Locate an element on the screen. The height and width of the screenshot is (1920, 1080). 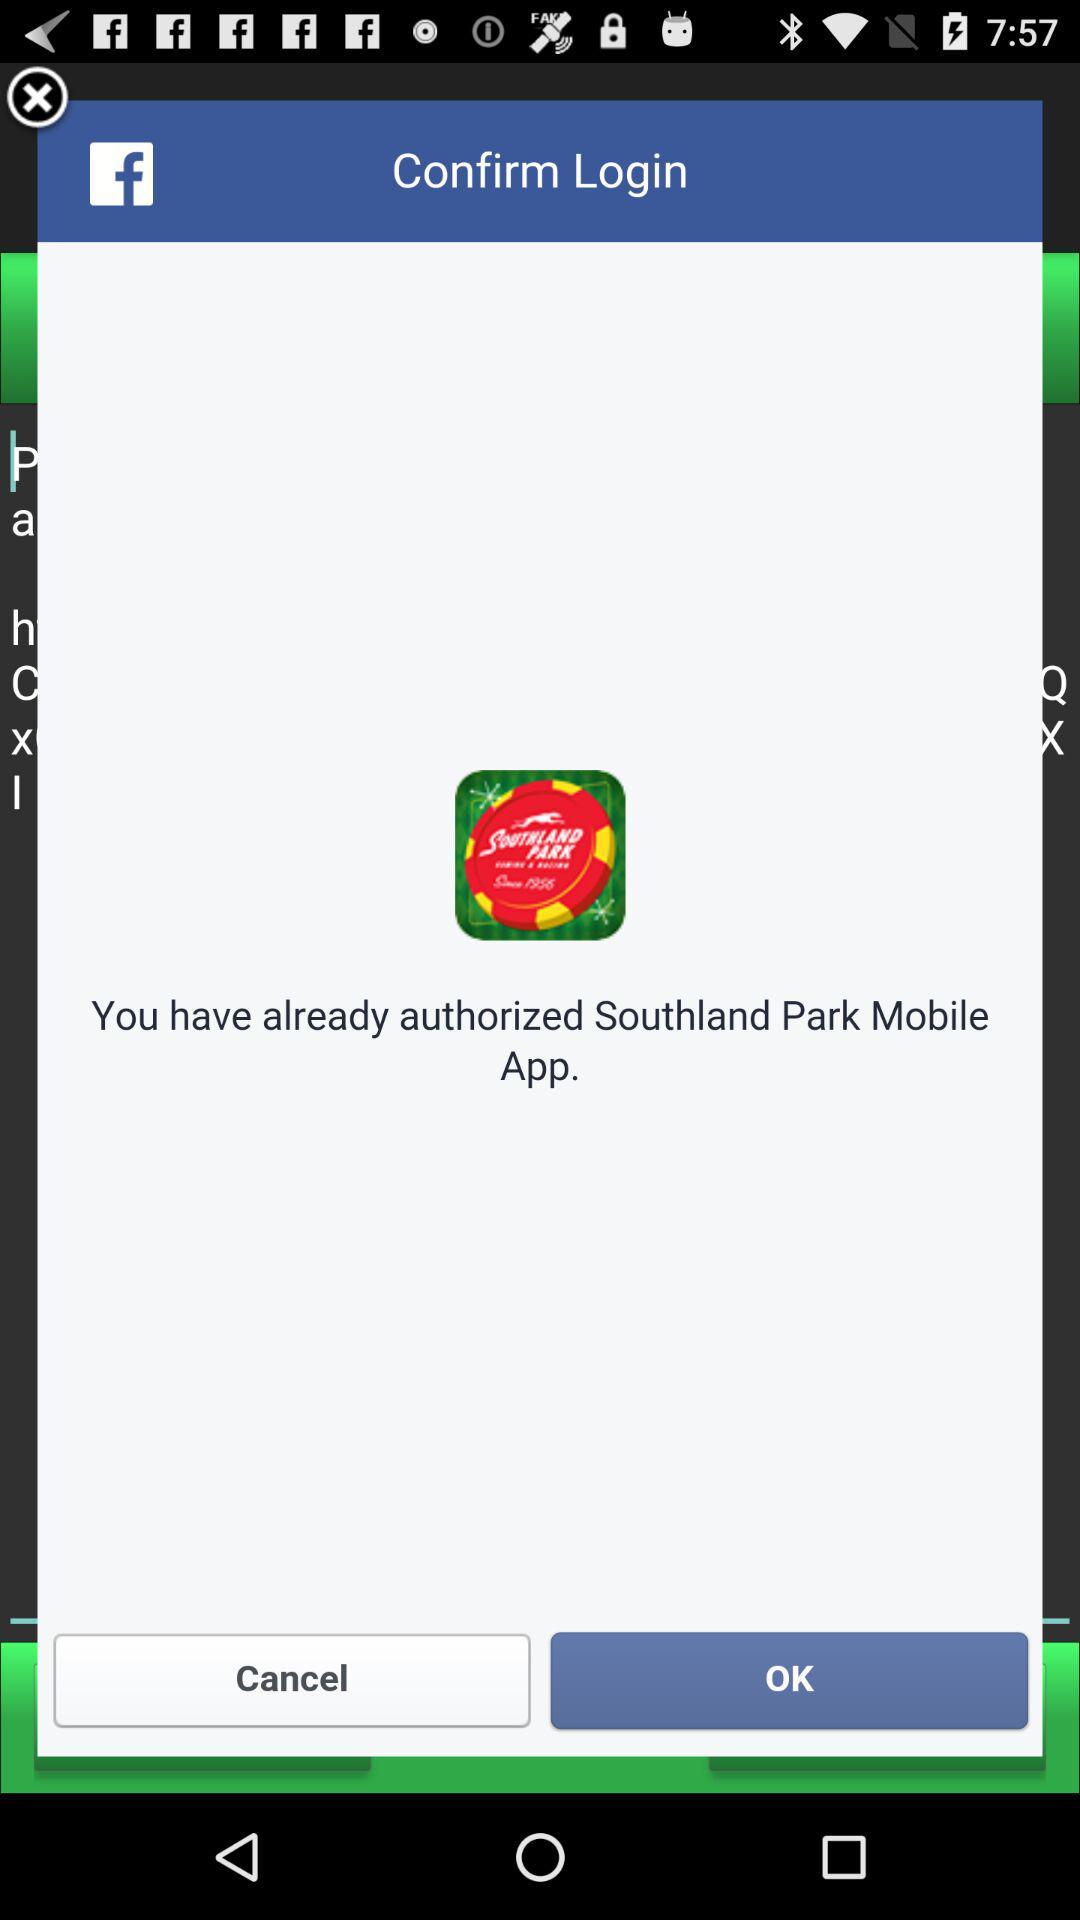
the close icon is located at coordinates (37, 106).